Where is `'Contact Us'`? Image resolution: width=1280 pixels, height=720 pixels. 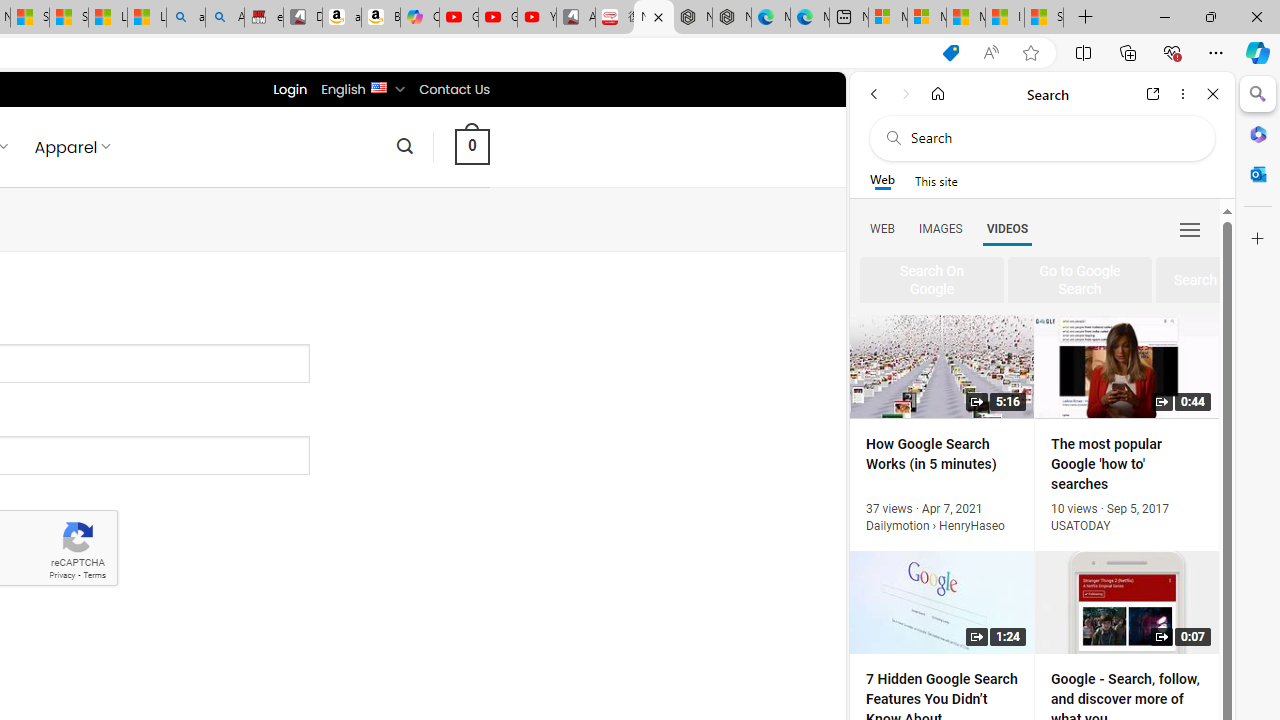 'Contact Us' is located at coordinates (453, 88).